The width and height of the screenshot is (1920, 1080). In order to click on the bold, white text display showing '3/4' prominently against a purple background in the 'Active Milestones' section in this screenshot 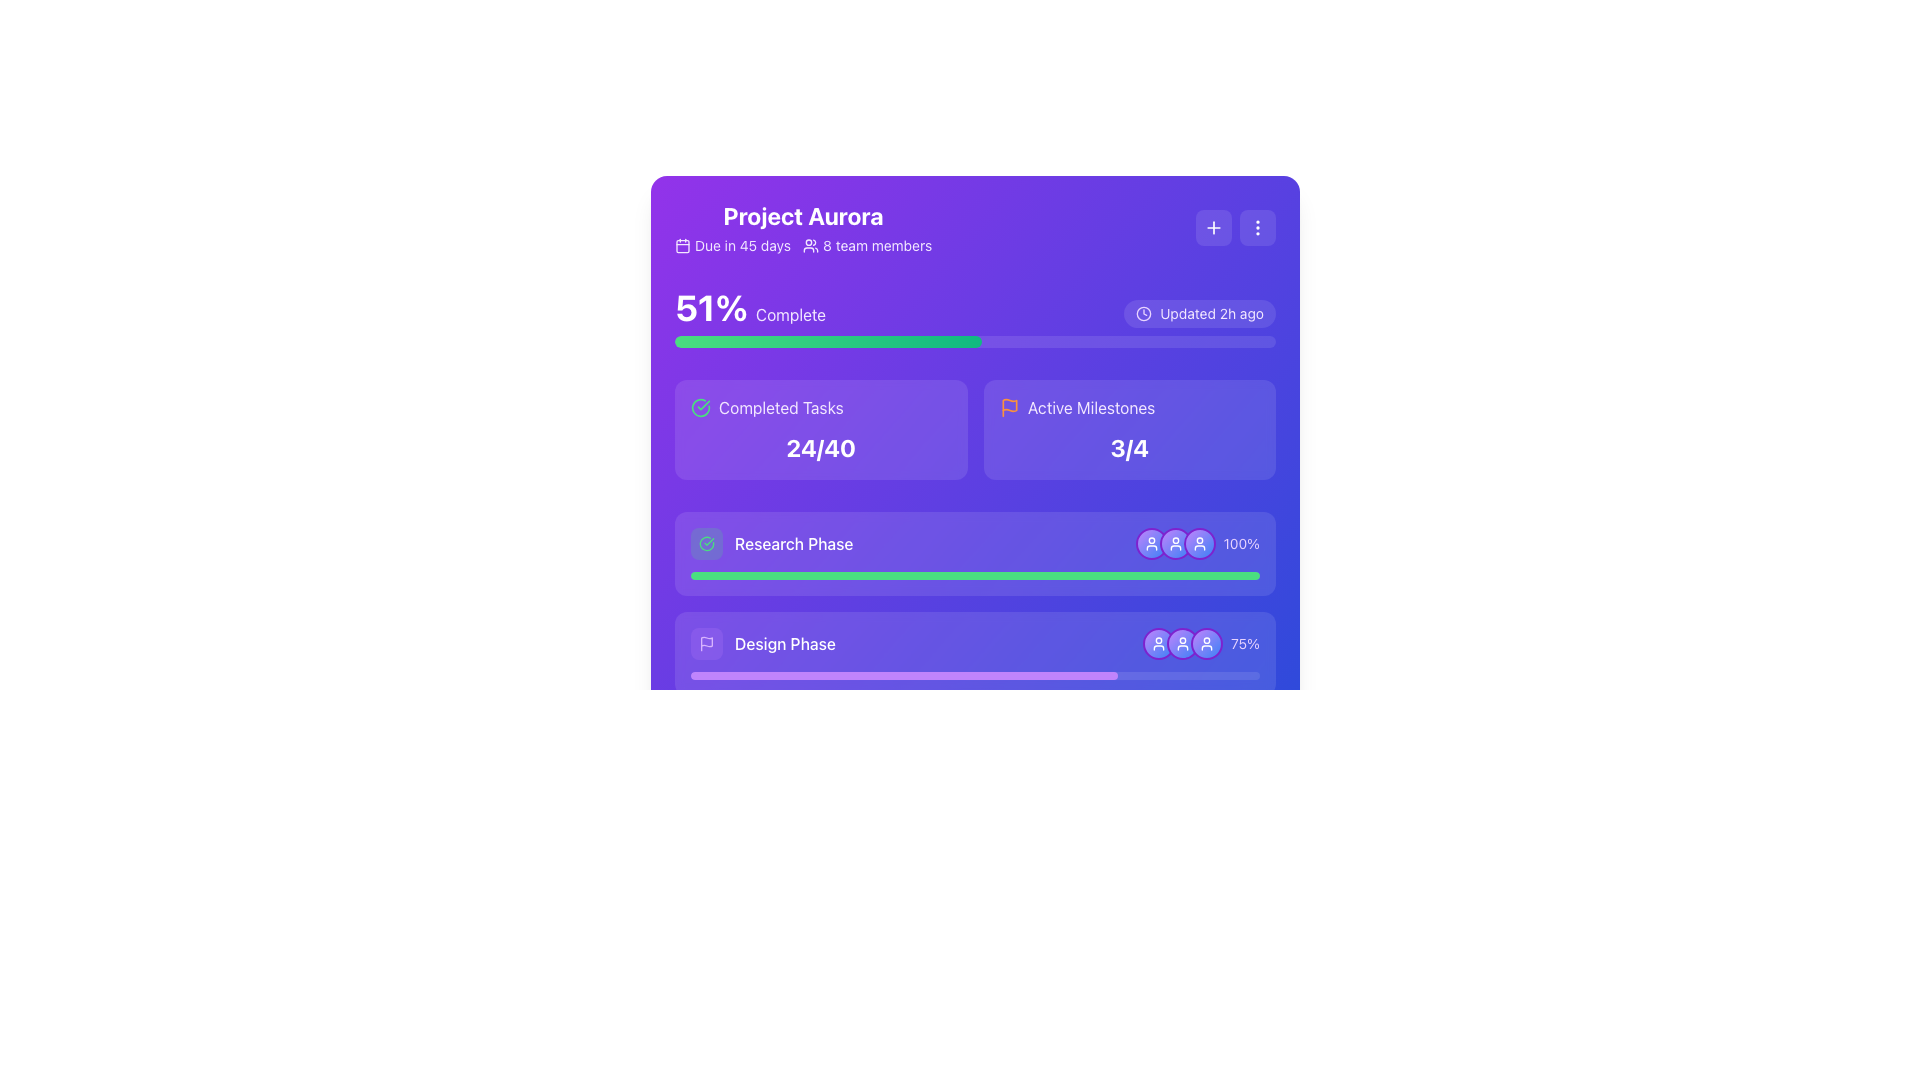, I will do `click(1129, 446)`.